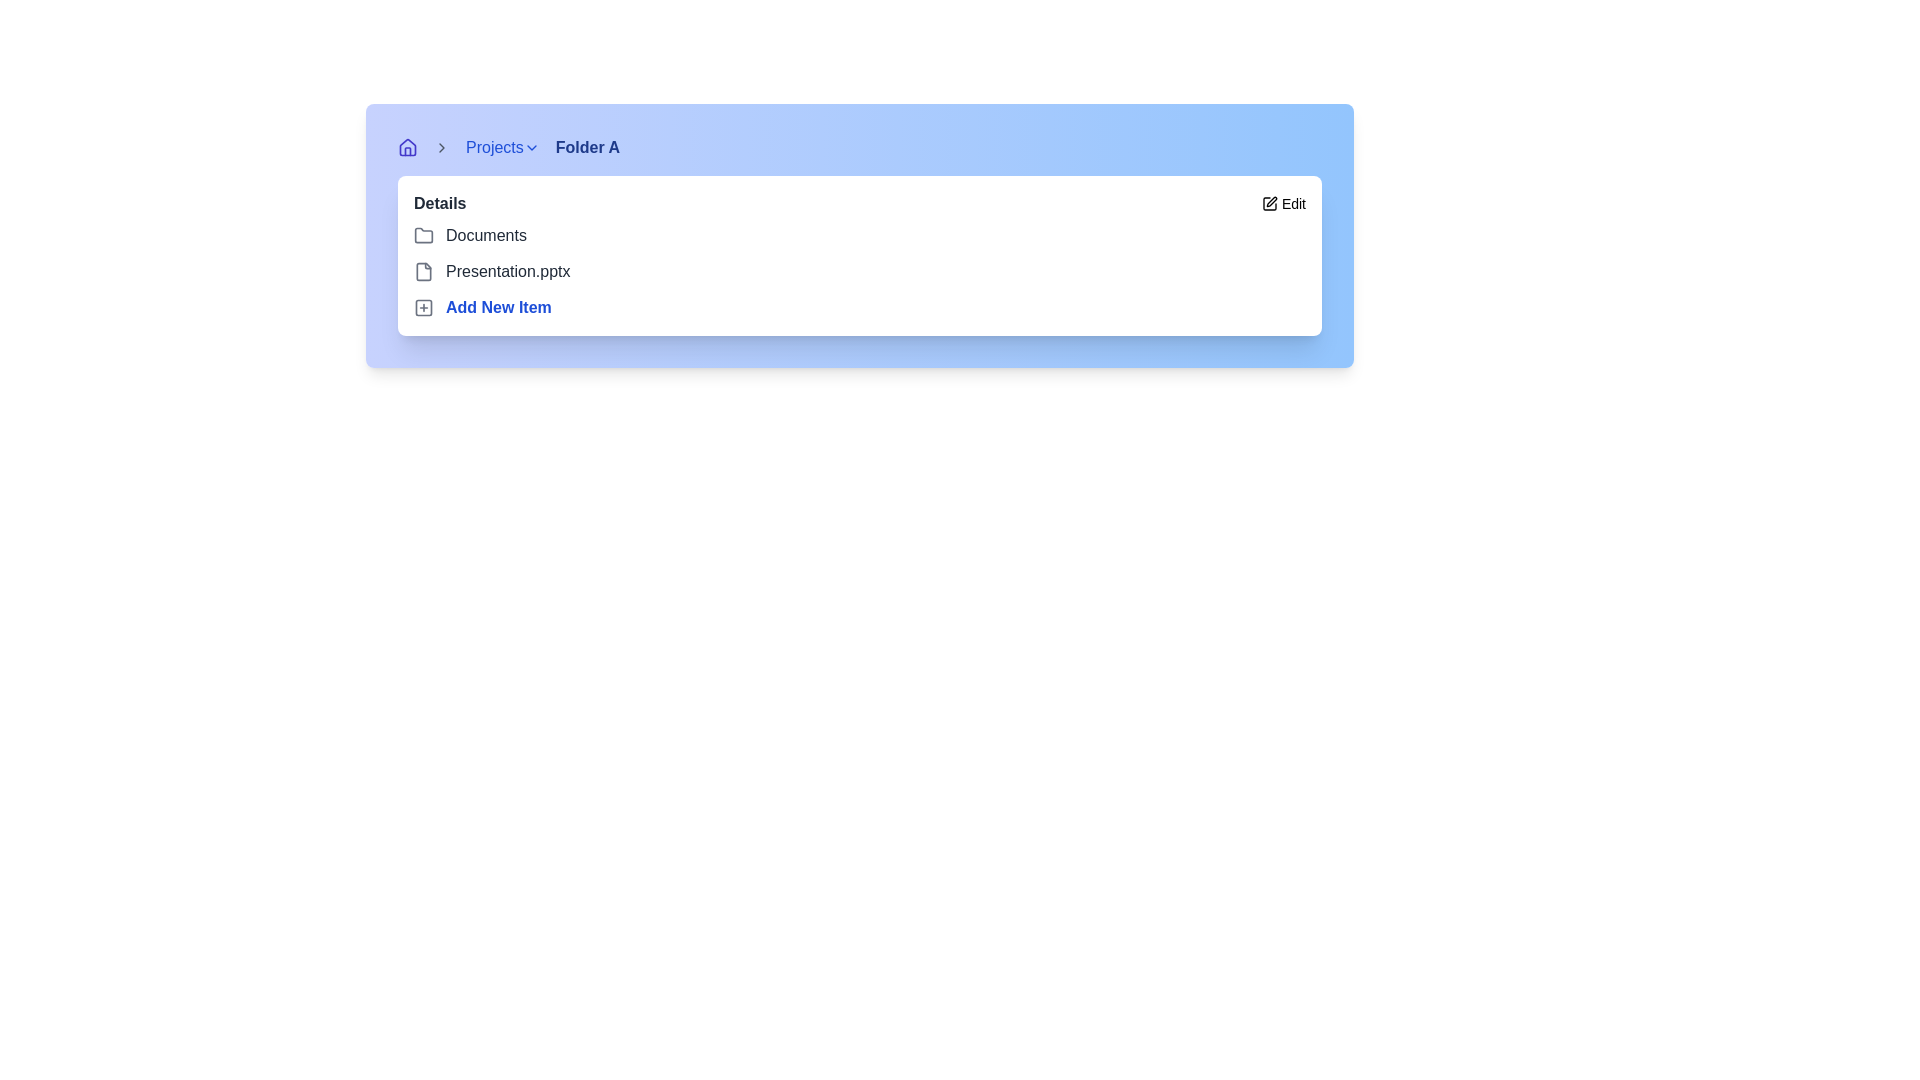  Describe the element at coordinates (1270, 201) in the screenshot. I see `the static edit icon located in the top-right section of the white card interface, adjacent to the 'Edit' label` at that location.